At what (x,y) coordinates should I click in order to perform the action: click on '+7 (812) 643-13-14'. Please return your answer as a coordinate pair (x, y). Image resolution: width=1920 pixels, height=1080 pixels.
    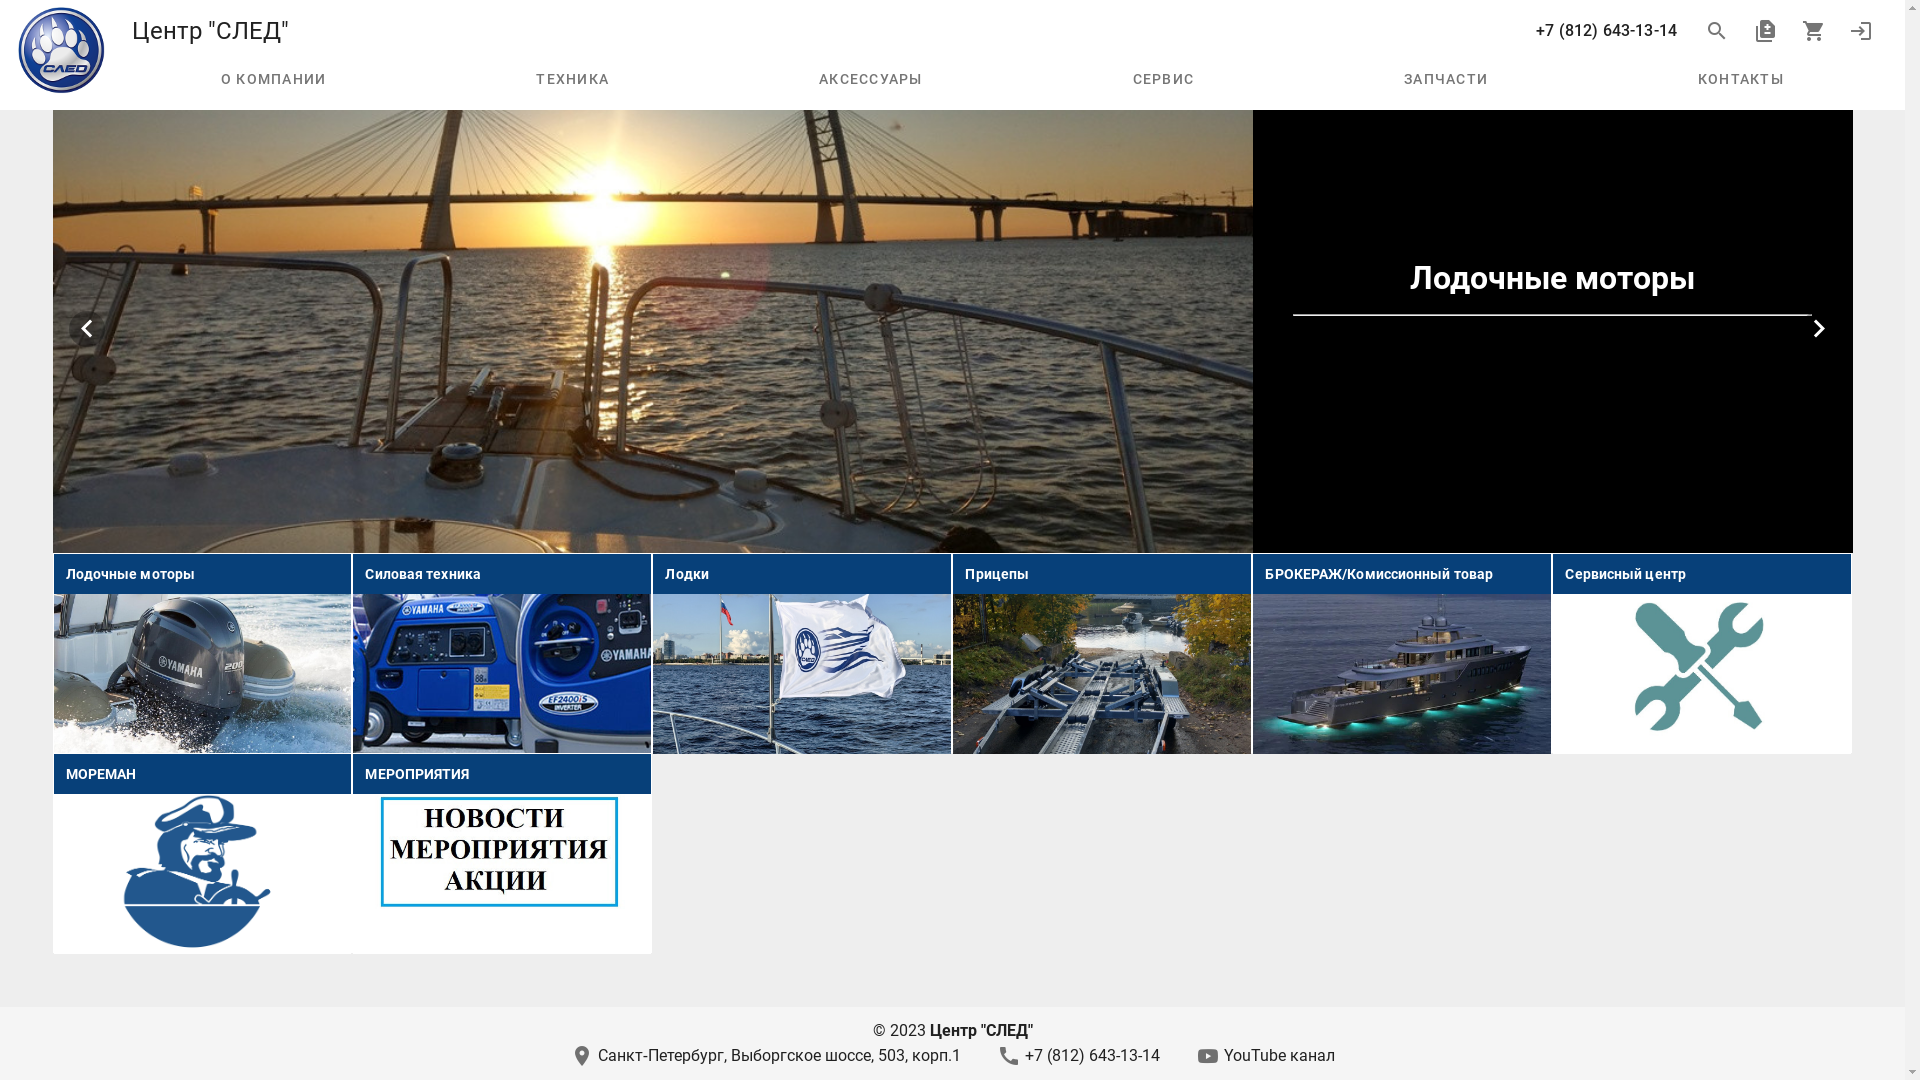
    Looking at the image, I should click on (1606, 30).